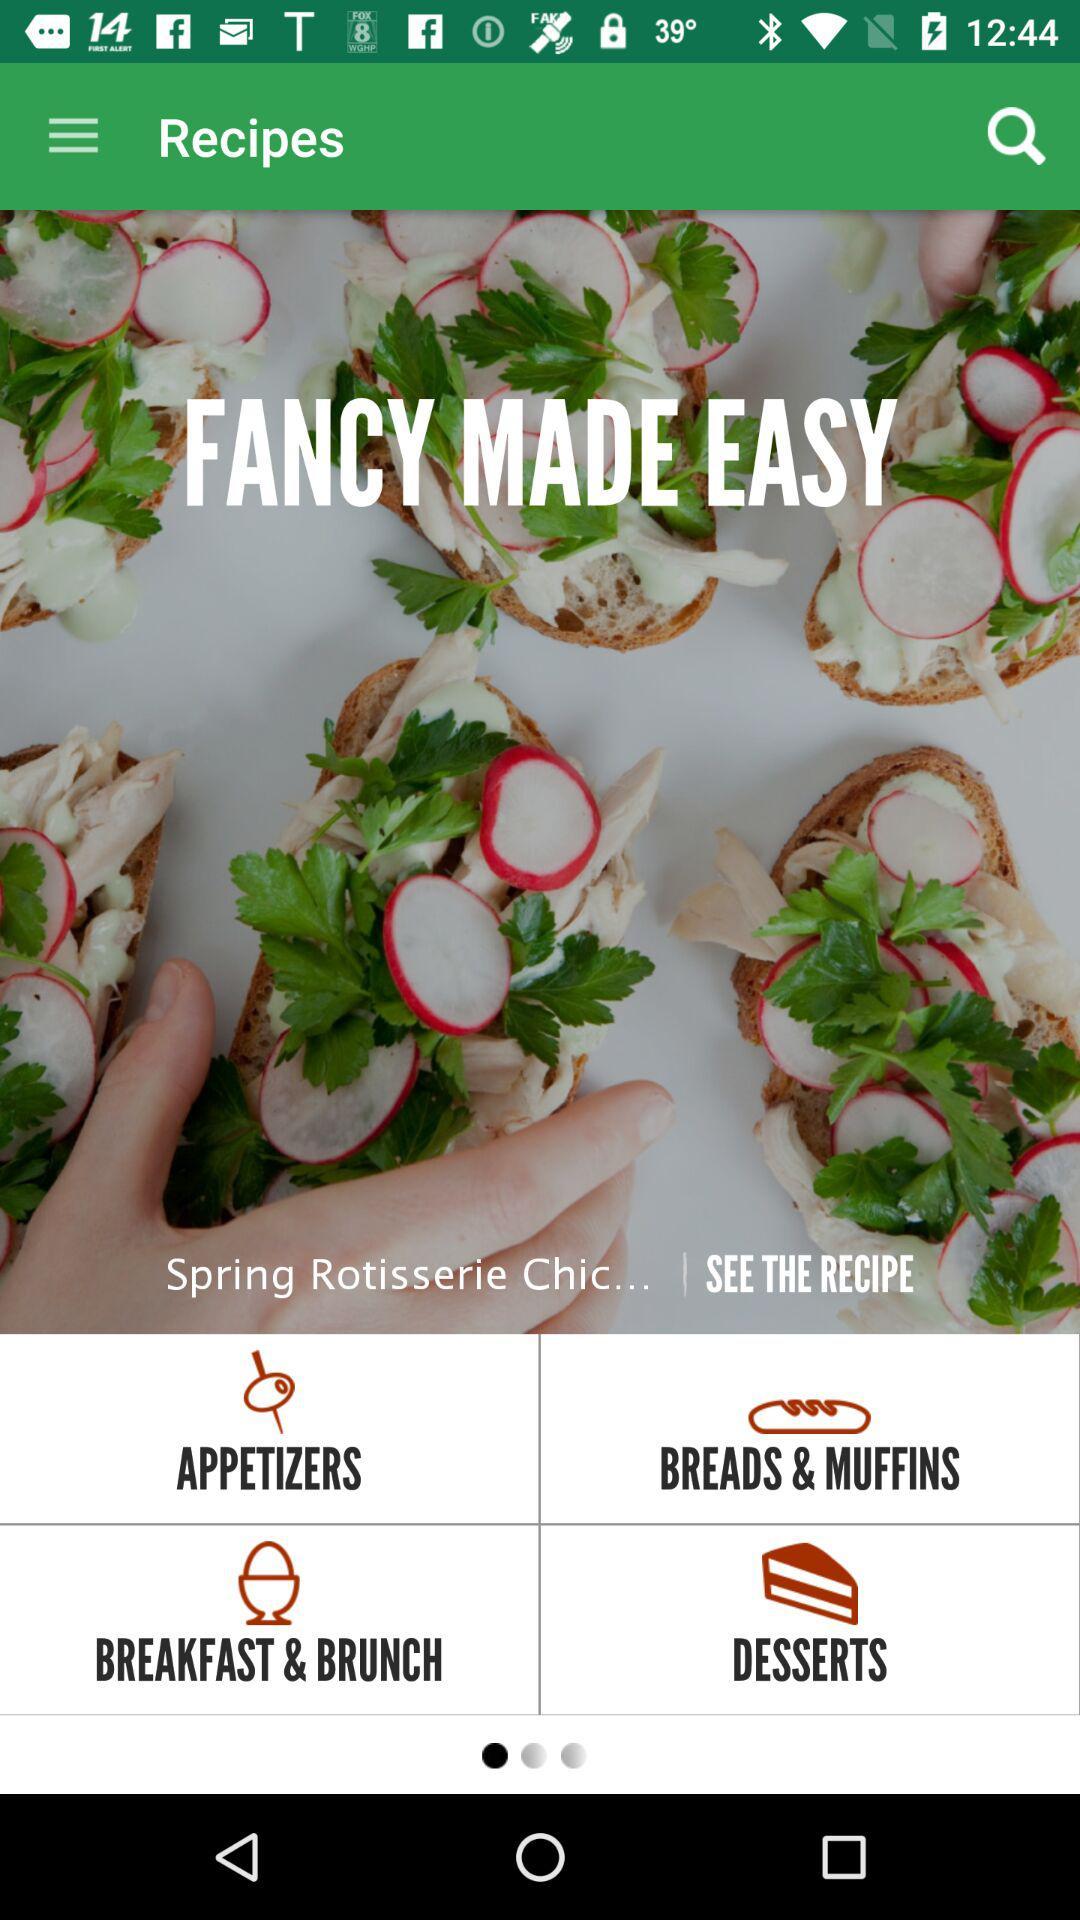  I want to click on app to the left of the recipes icon, so click(72, 135).